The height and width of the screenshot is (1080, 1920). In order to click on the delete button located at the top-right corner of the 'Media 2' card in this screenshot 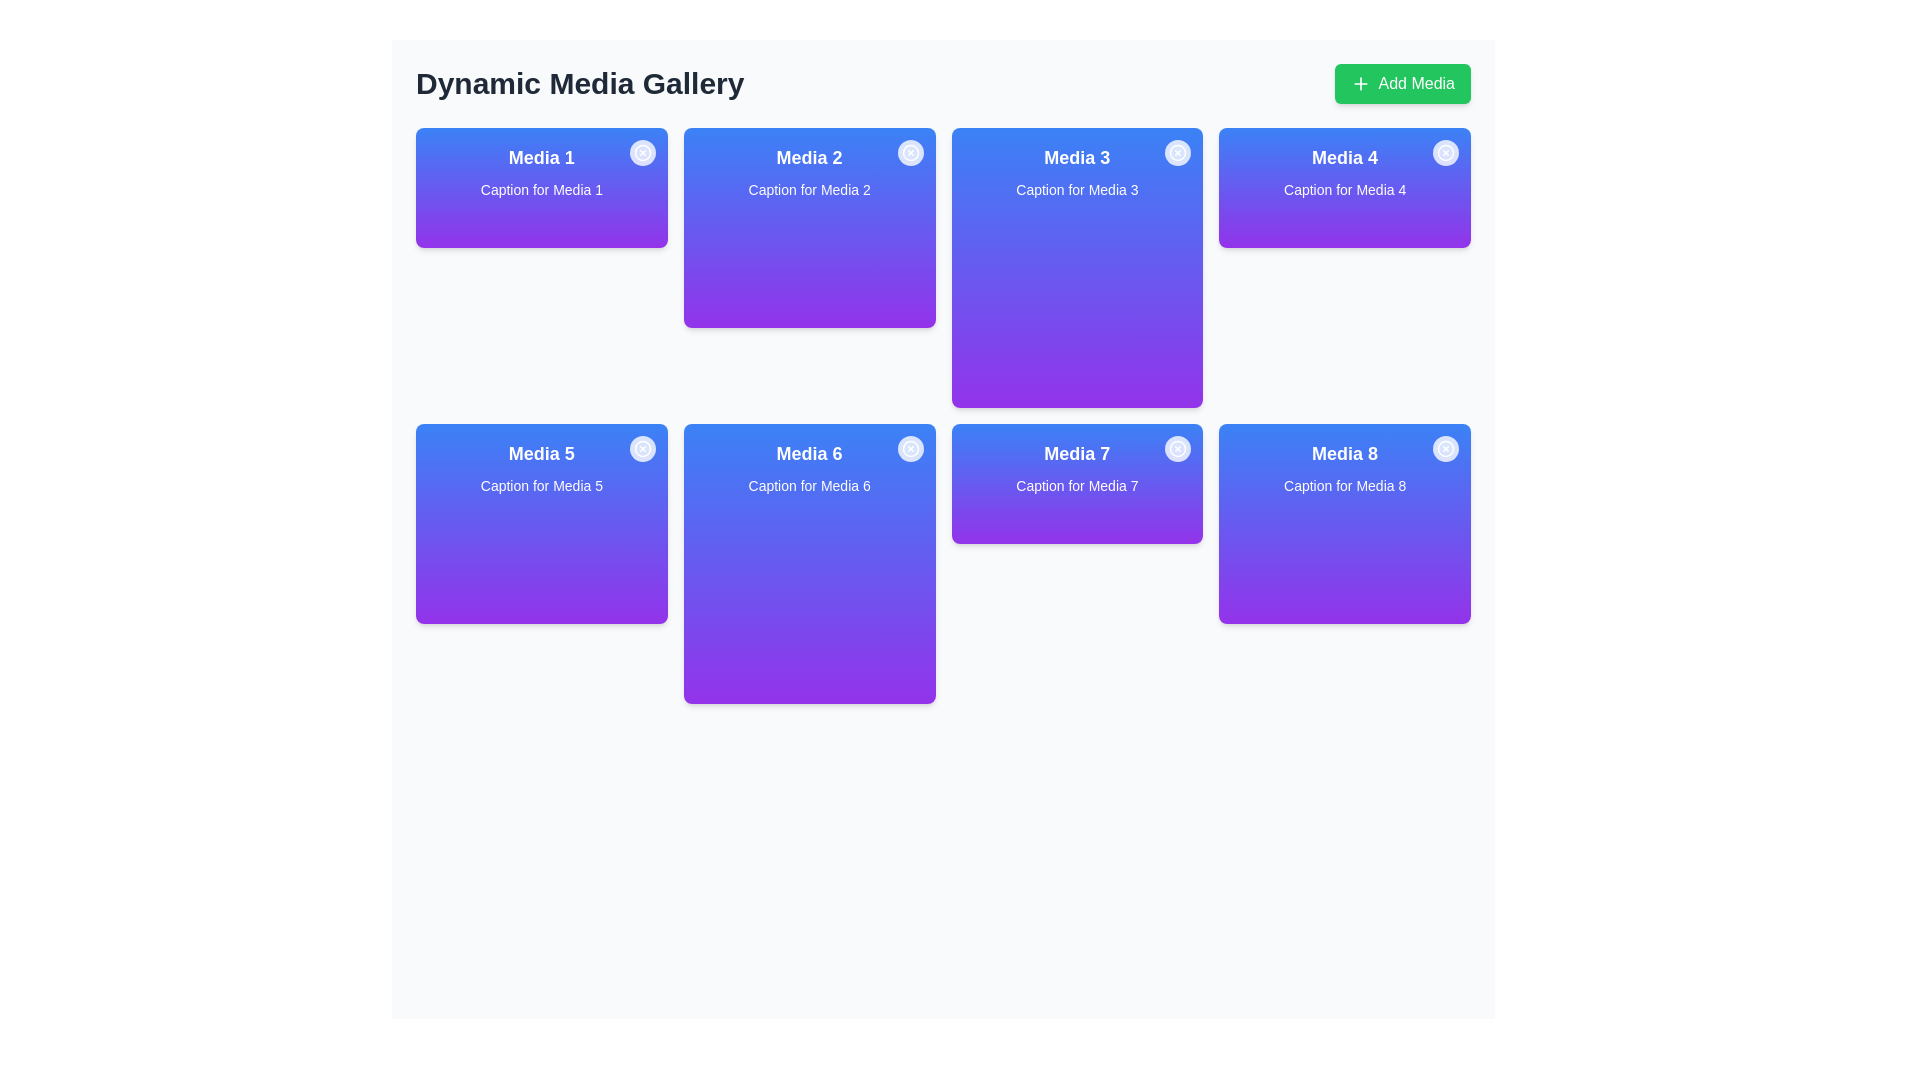, I will do `click(909, 152)`.